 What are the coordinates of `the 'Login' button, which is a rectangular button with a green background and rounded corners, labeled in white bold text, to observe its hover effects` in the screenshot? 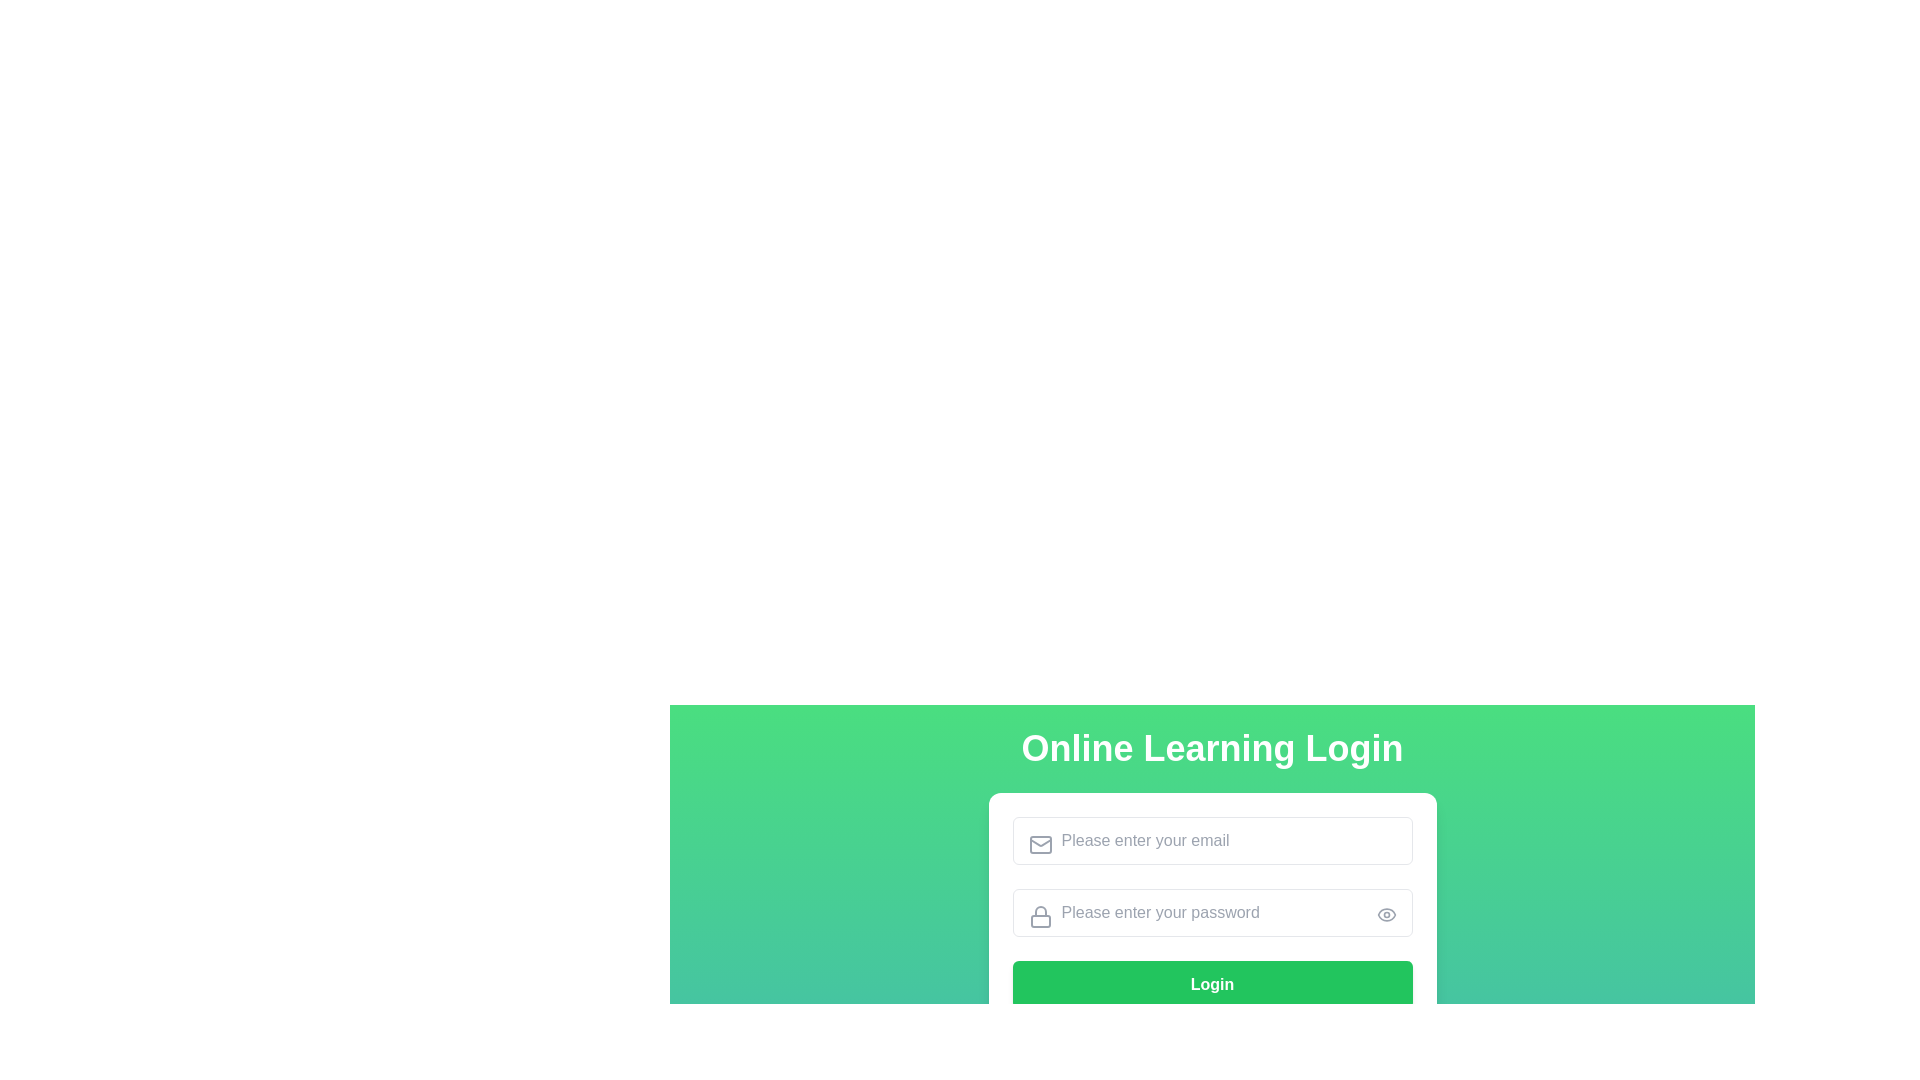 It's located at (1211, 913).